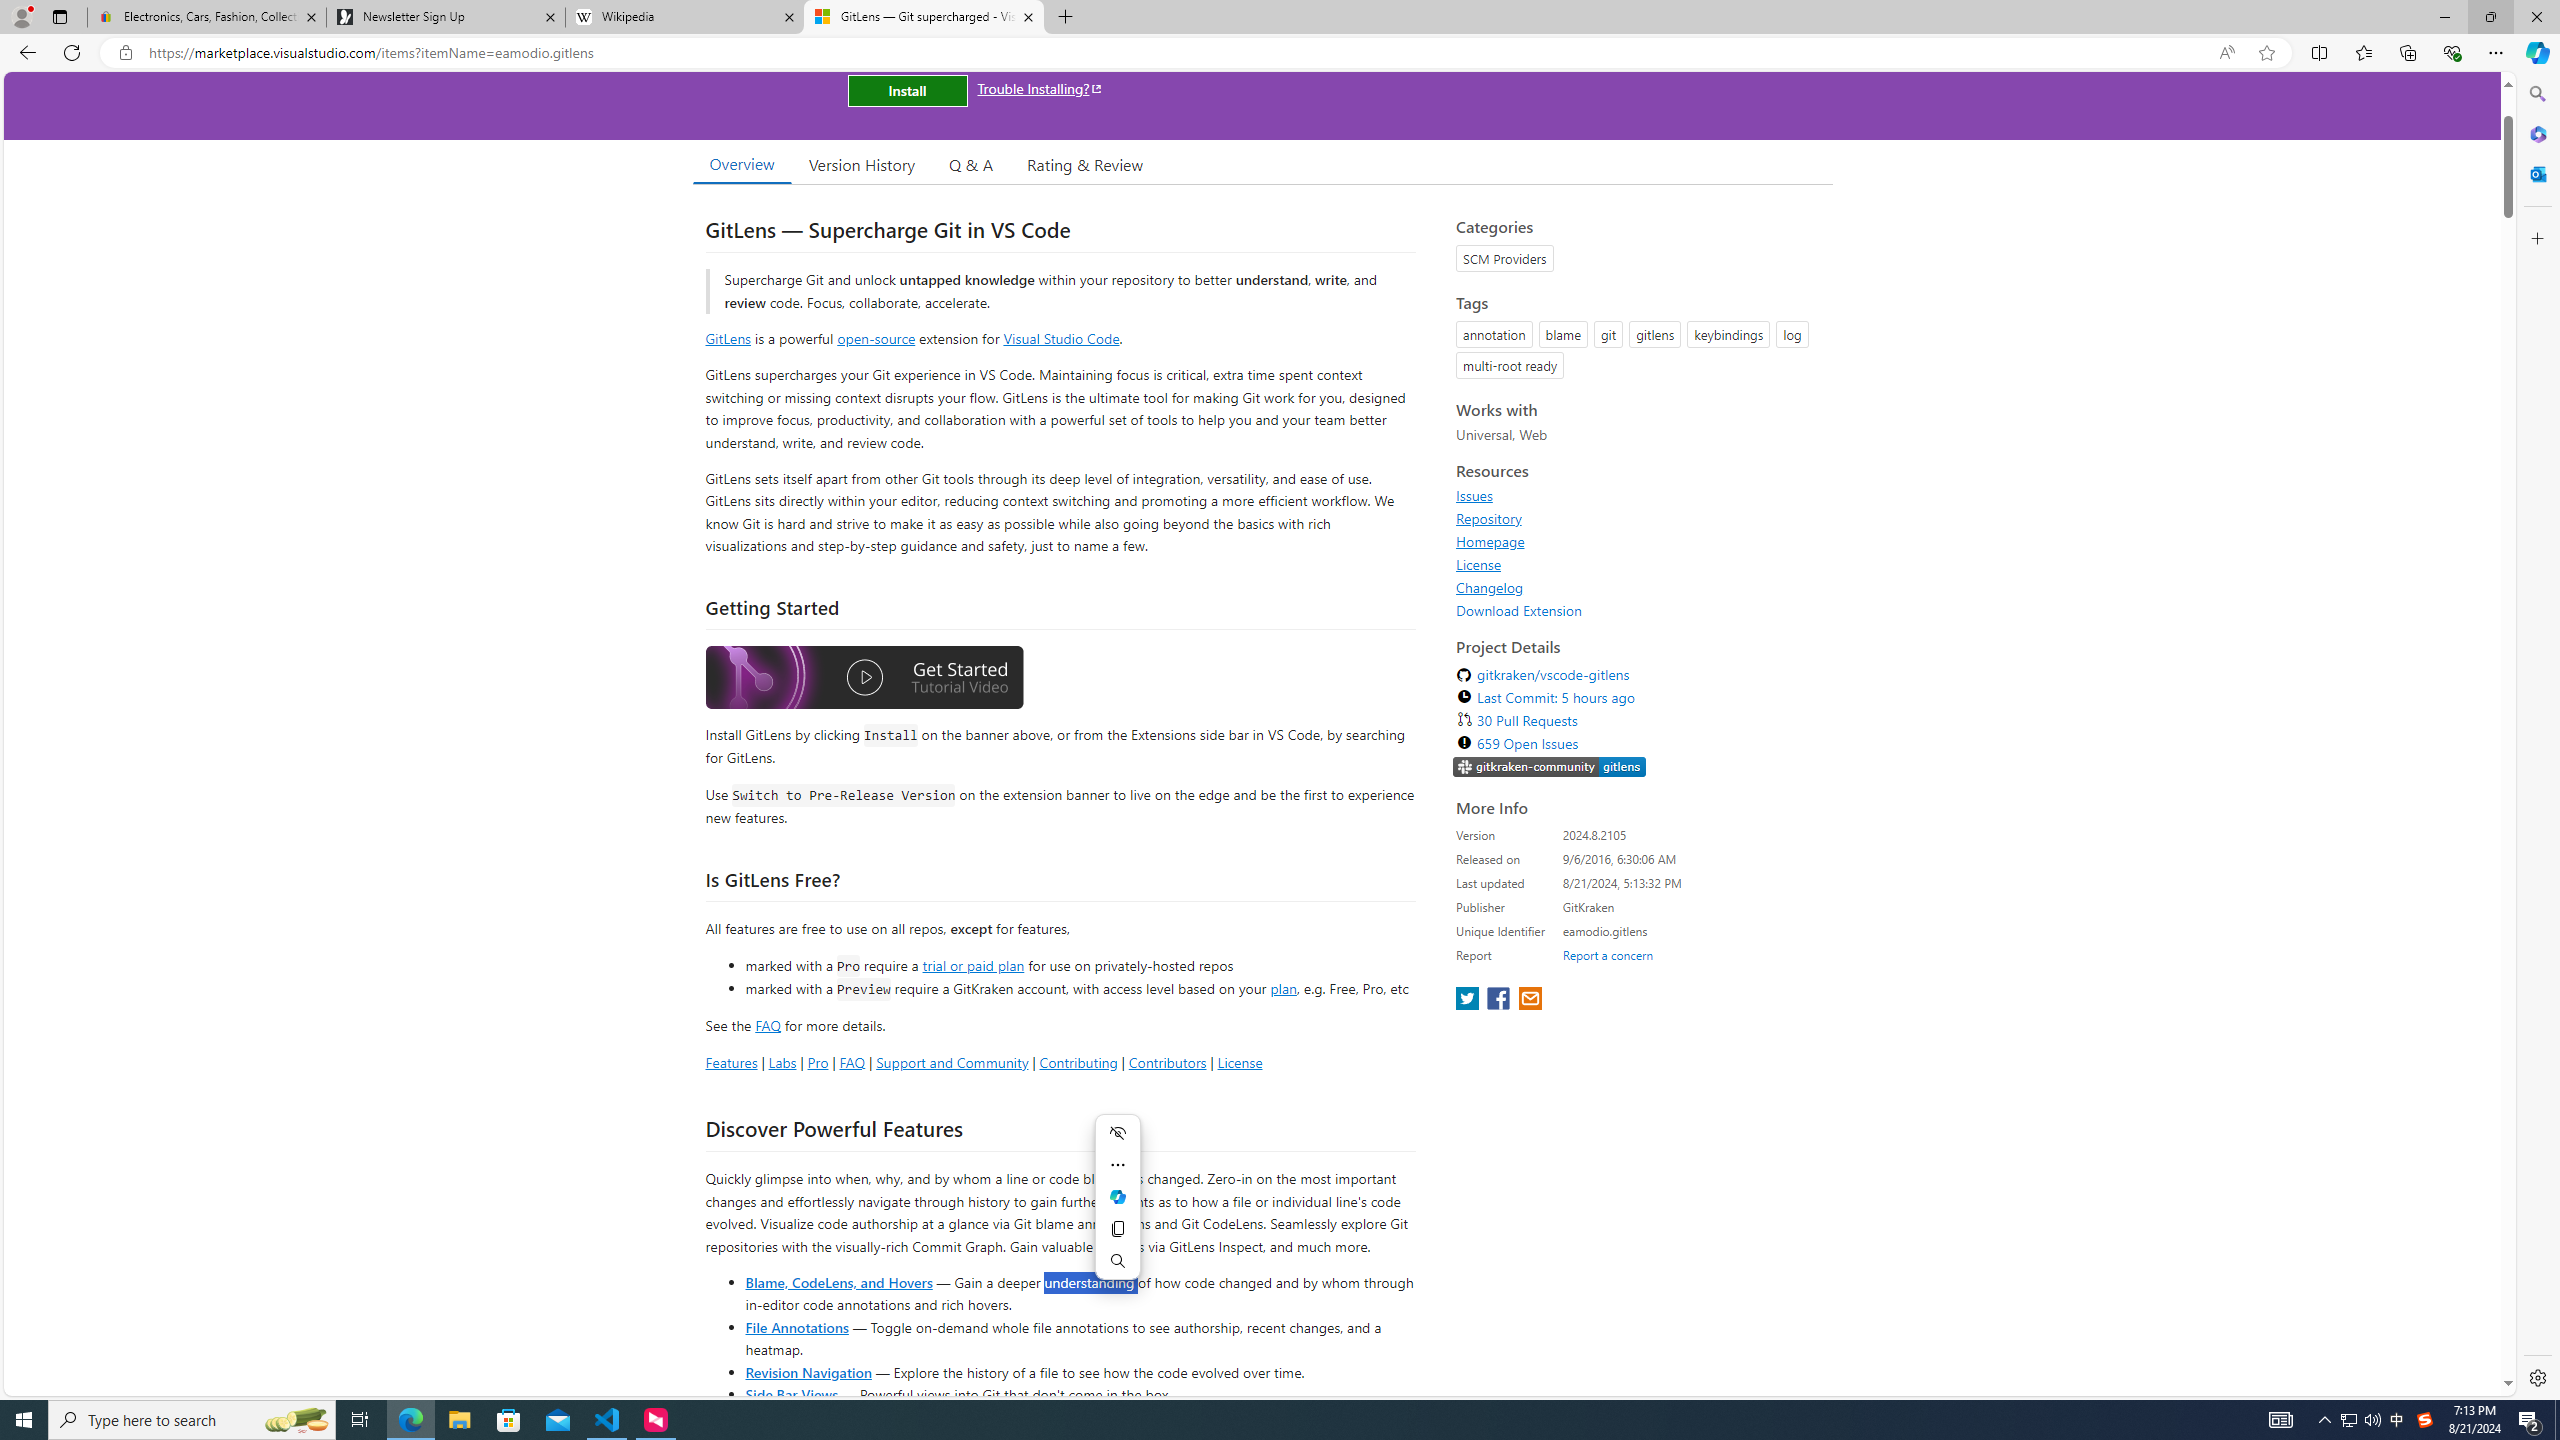 The image size is (2560, 1440). I want to click on 'Newsletter Sign Up', so click(444, 16).